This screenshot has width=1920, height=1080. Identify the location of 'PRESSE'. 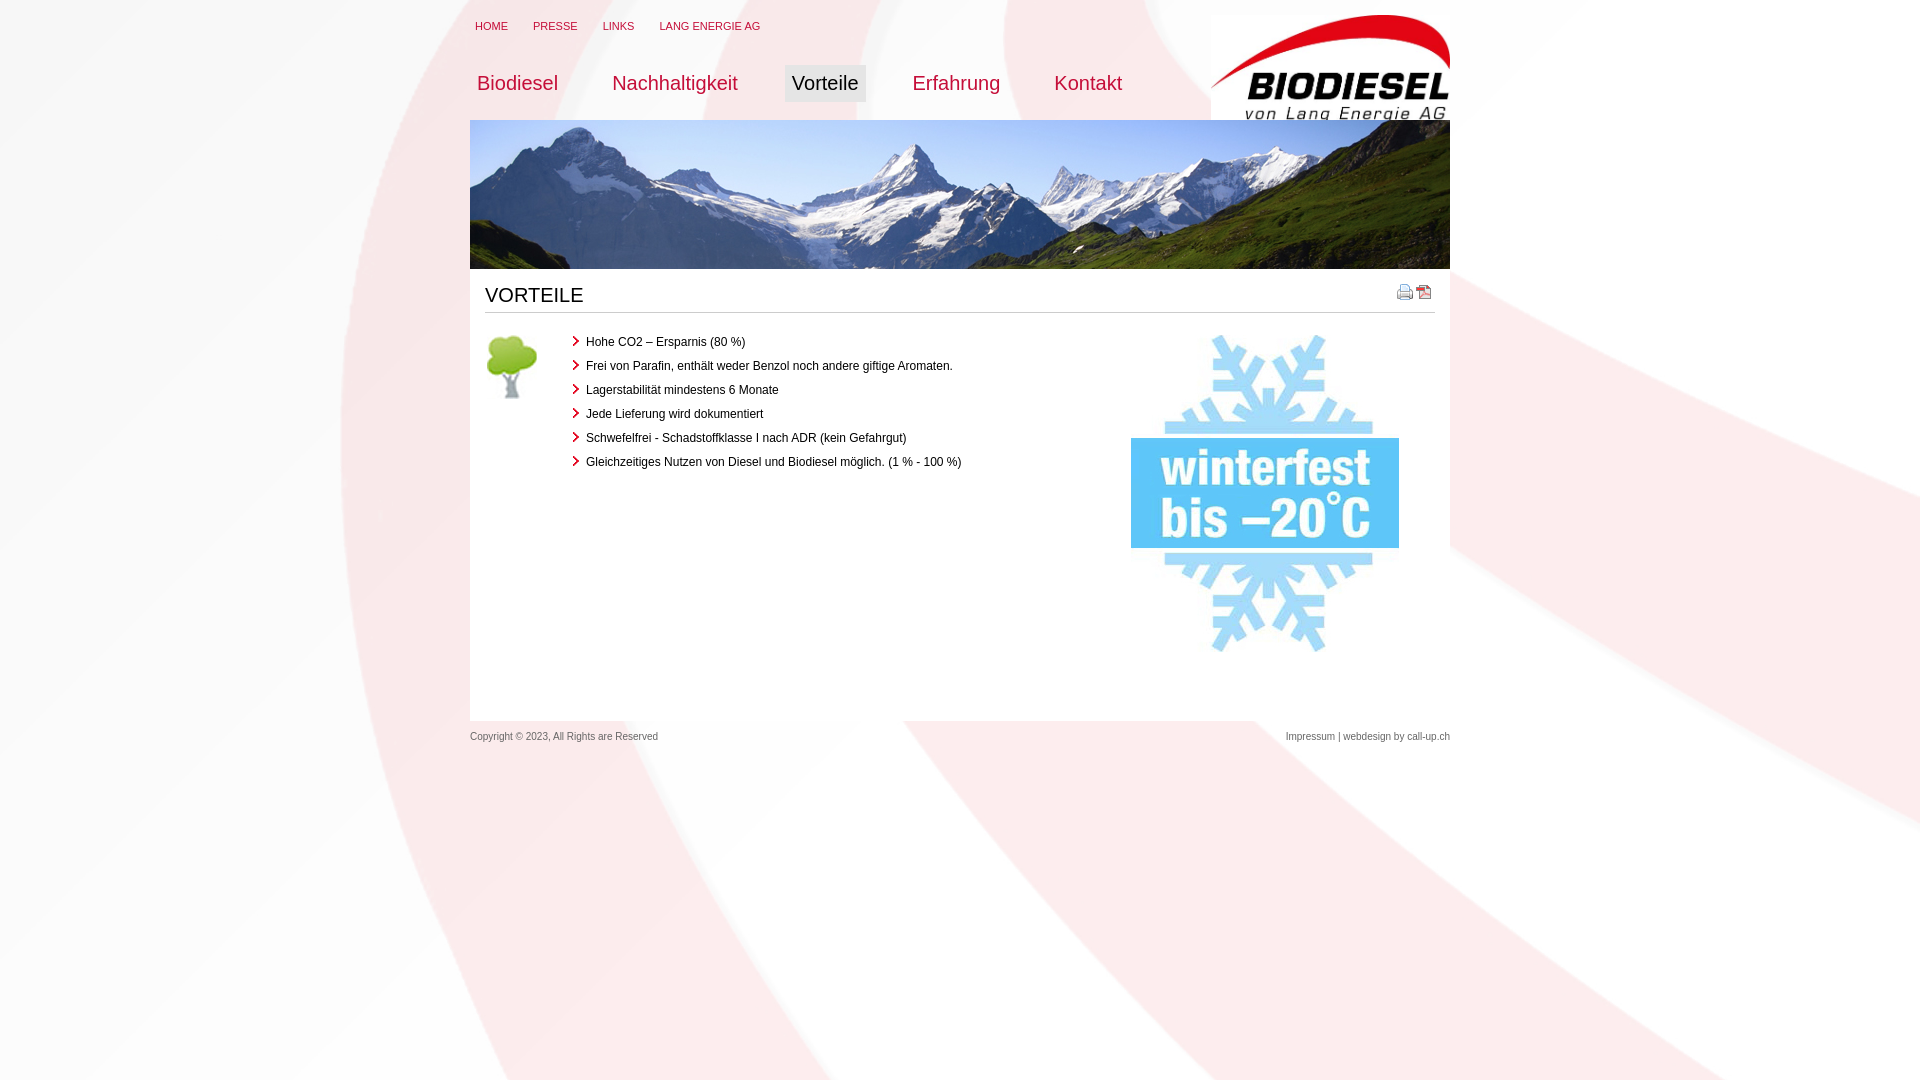
(555, 26).